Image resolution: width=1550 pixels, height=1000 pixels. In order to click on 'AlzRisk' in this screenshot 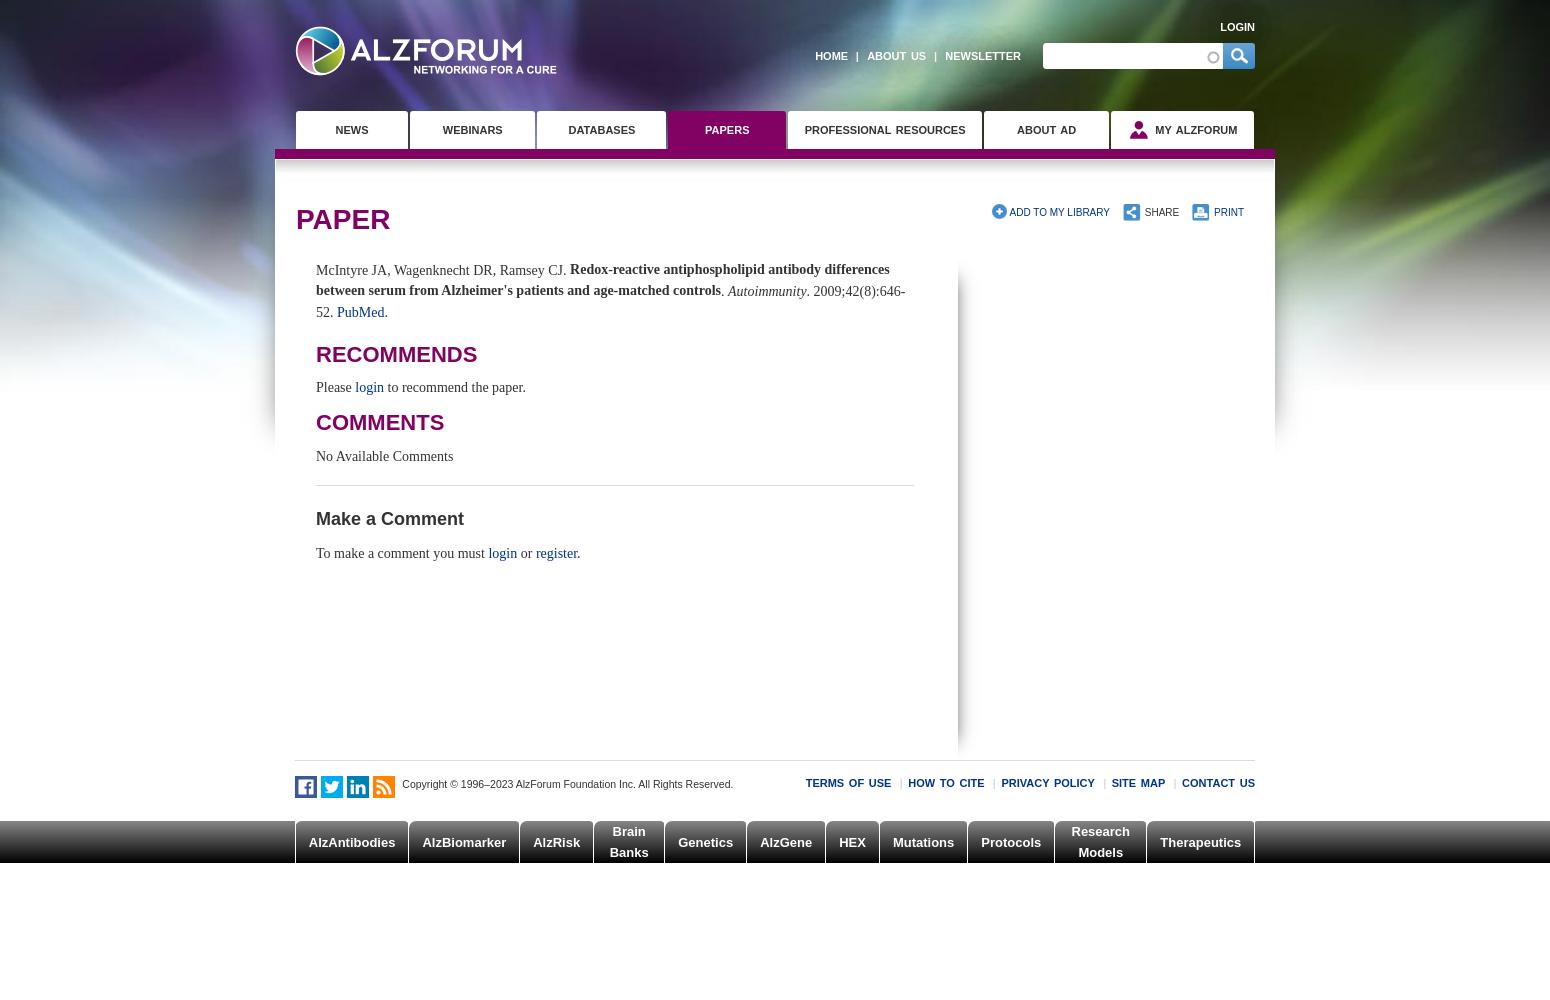, I will do `click(556, 840)`.